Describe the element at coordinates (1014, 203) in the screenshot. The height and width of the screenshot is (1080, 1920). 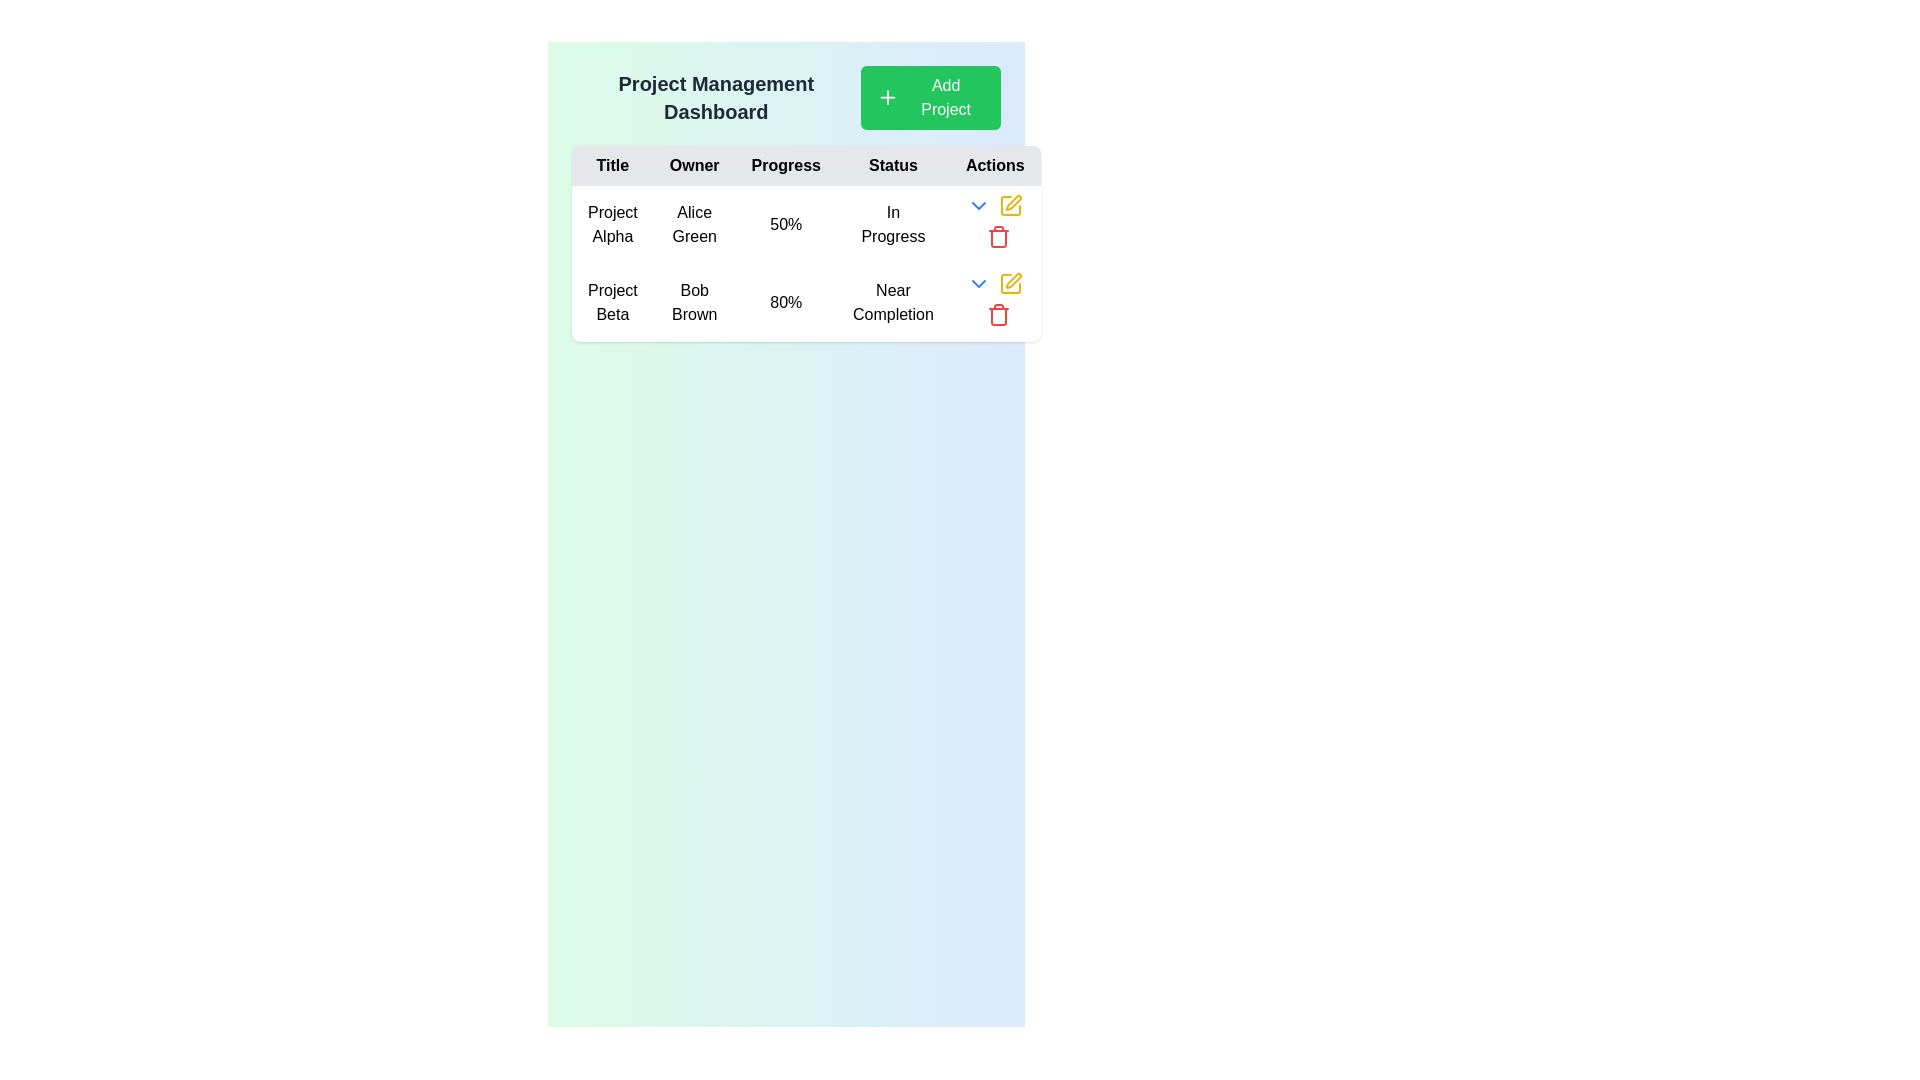
I see `the Icon button in the 'Actions' column for 'Project Beta'` at that location.